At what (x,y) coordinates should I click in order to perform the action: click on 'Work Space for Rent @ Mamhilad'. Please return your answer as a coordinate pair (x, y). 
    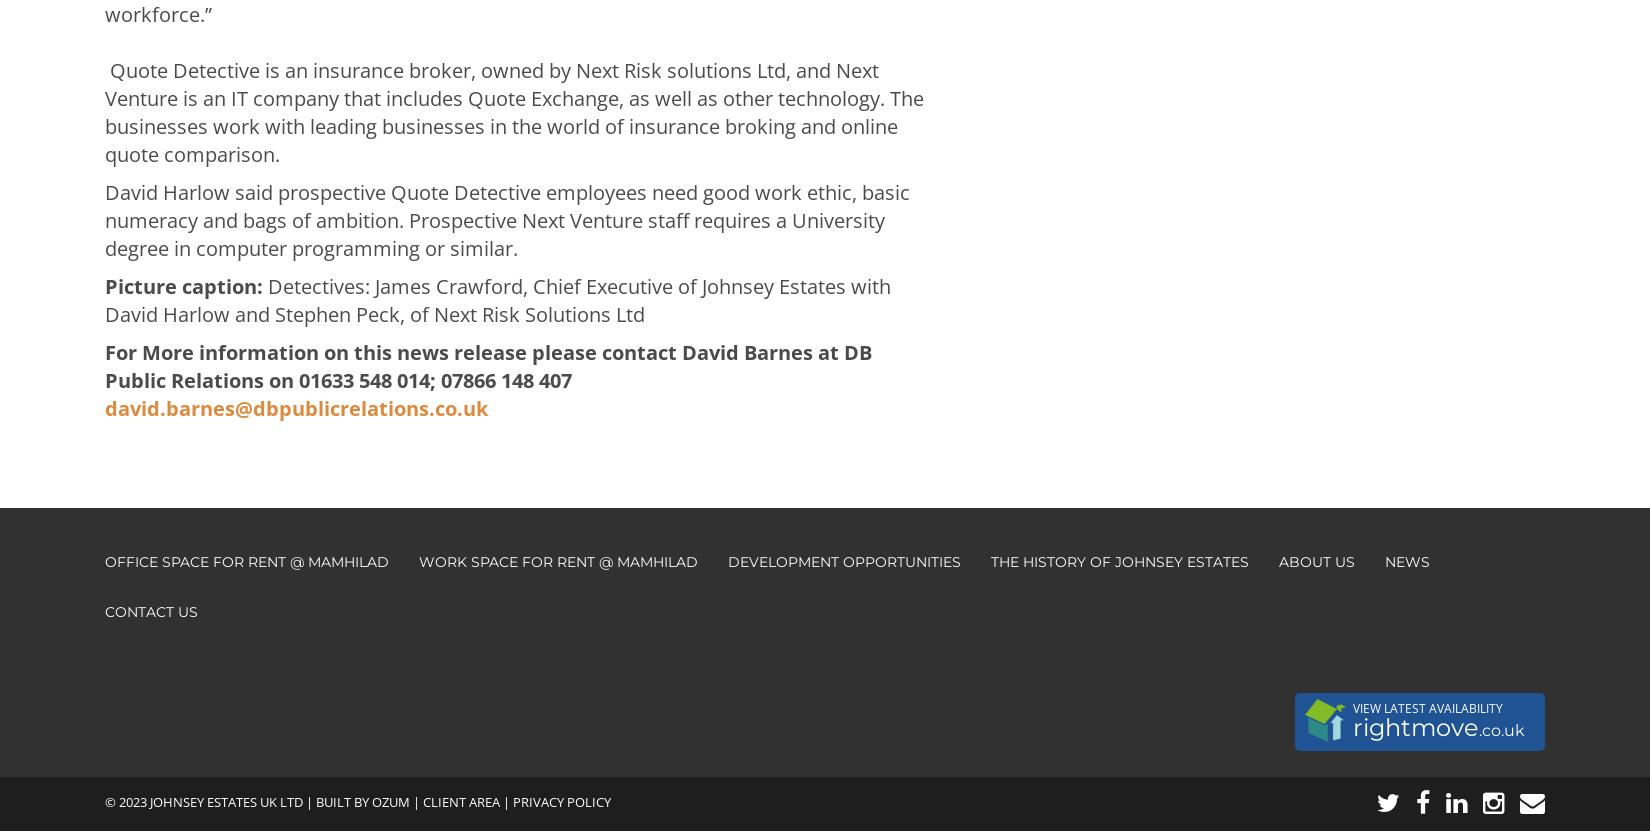
    Looking at the image, I should click on (557, 562).